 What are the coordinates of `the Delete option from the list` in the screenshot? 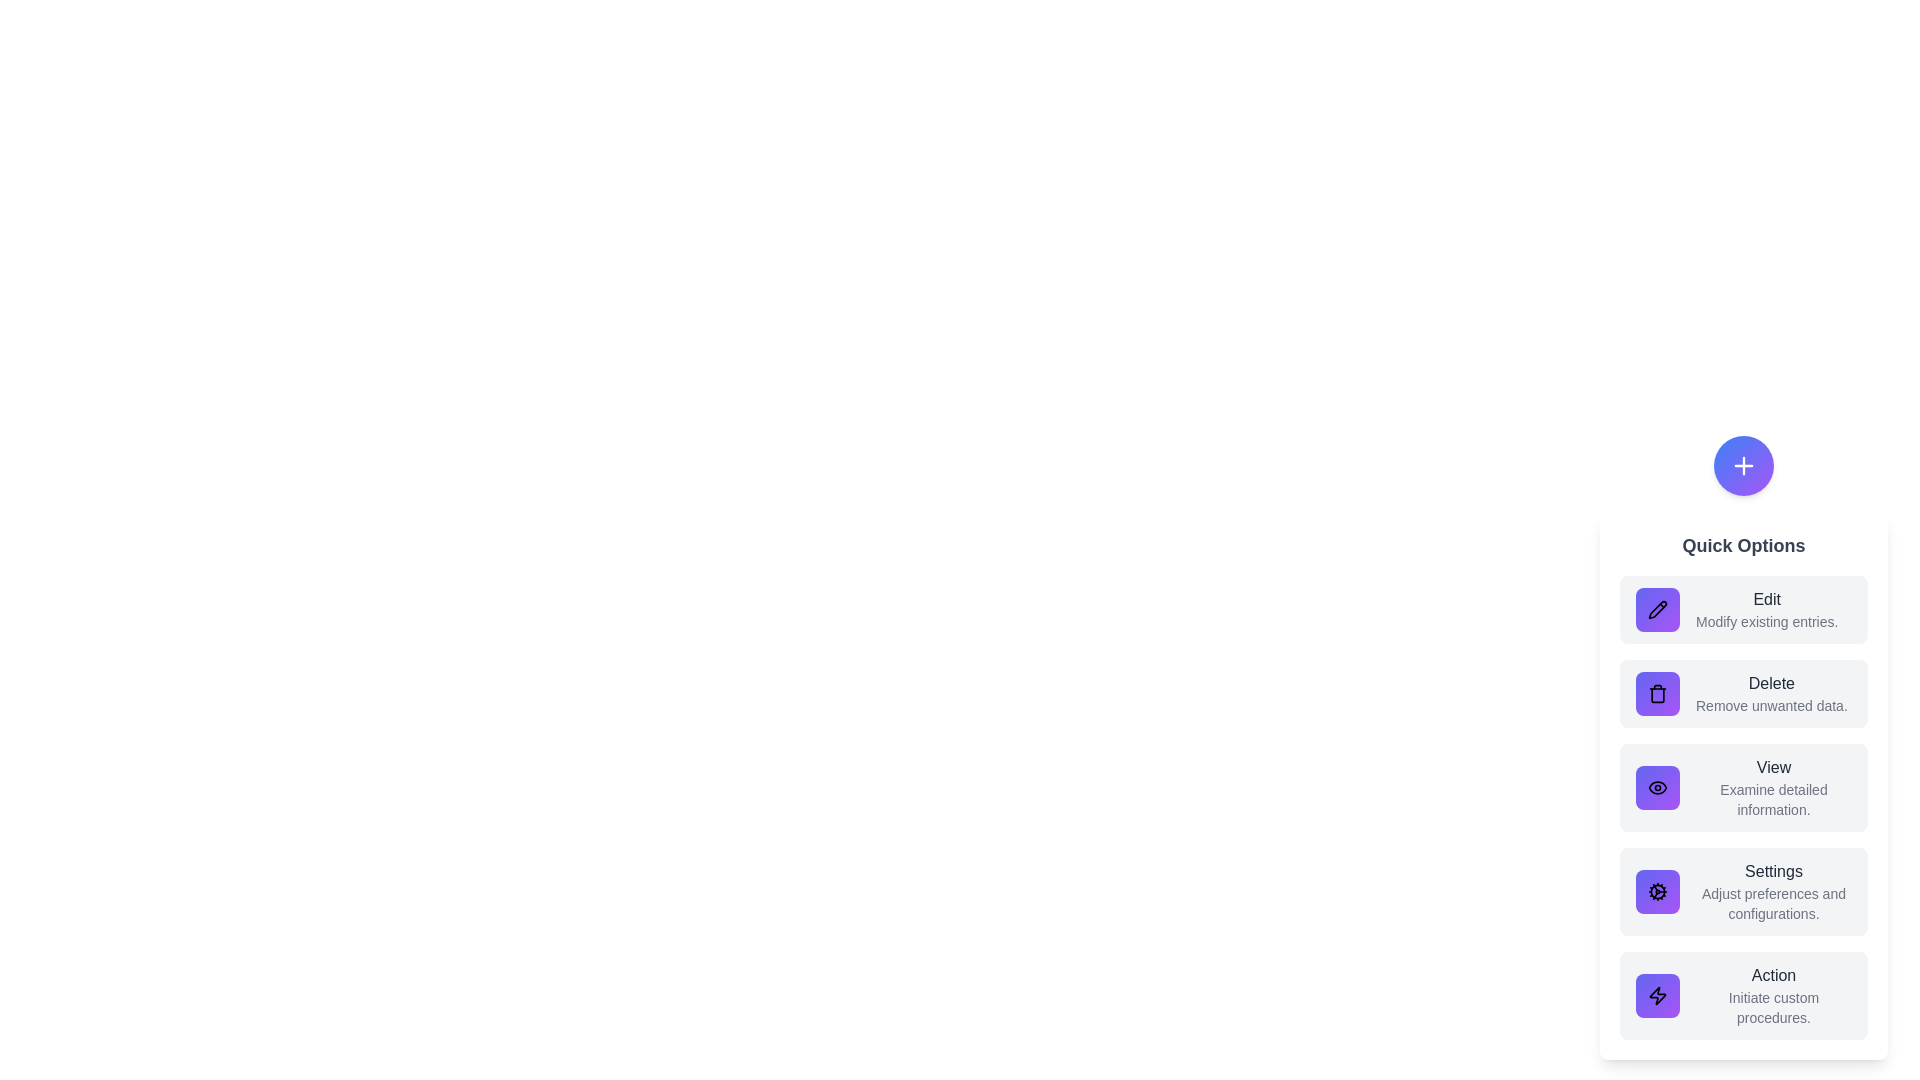 It's located at (1742, 693).